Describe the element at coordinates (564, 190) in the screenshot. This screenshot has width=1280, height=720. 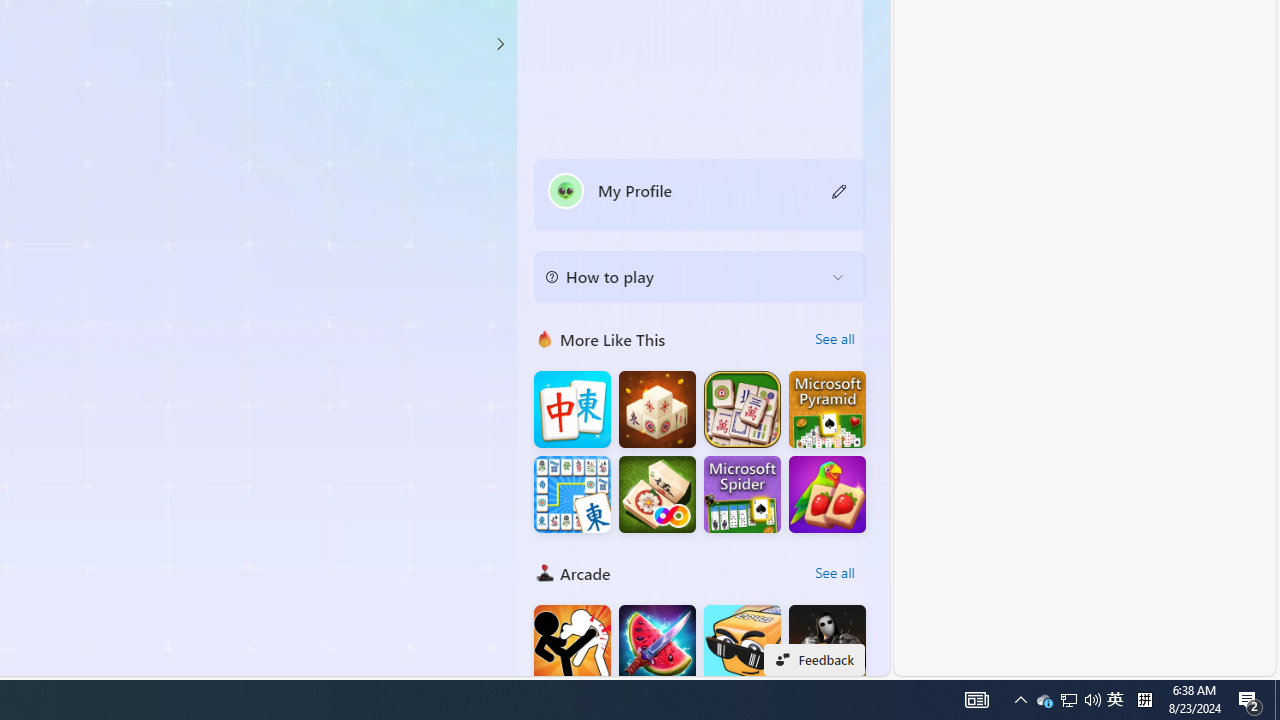
I see `'""'` at that location.